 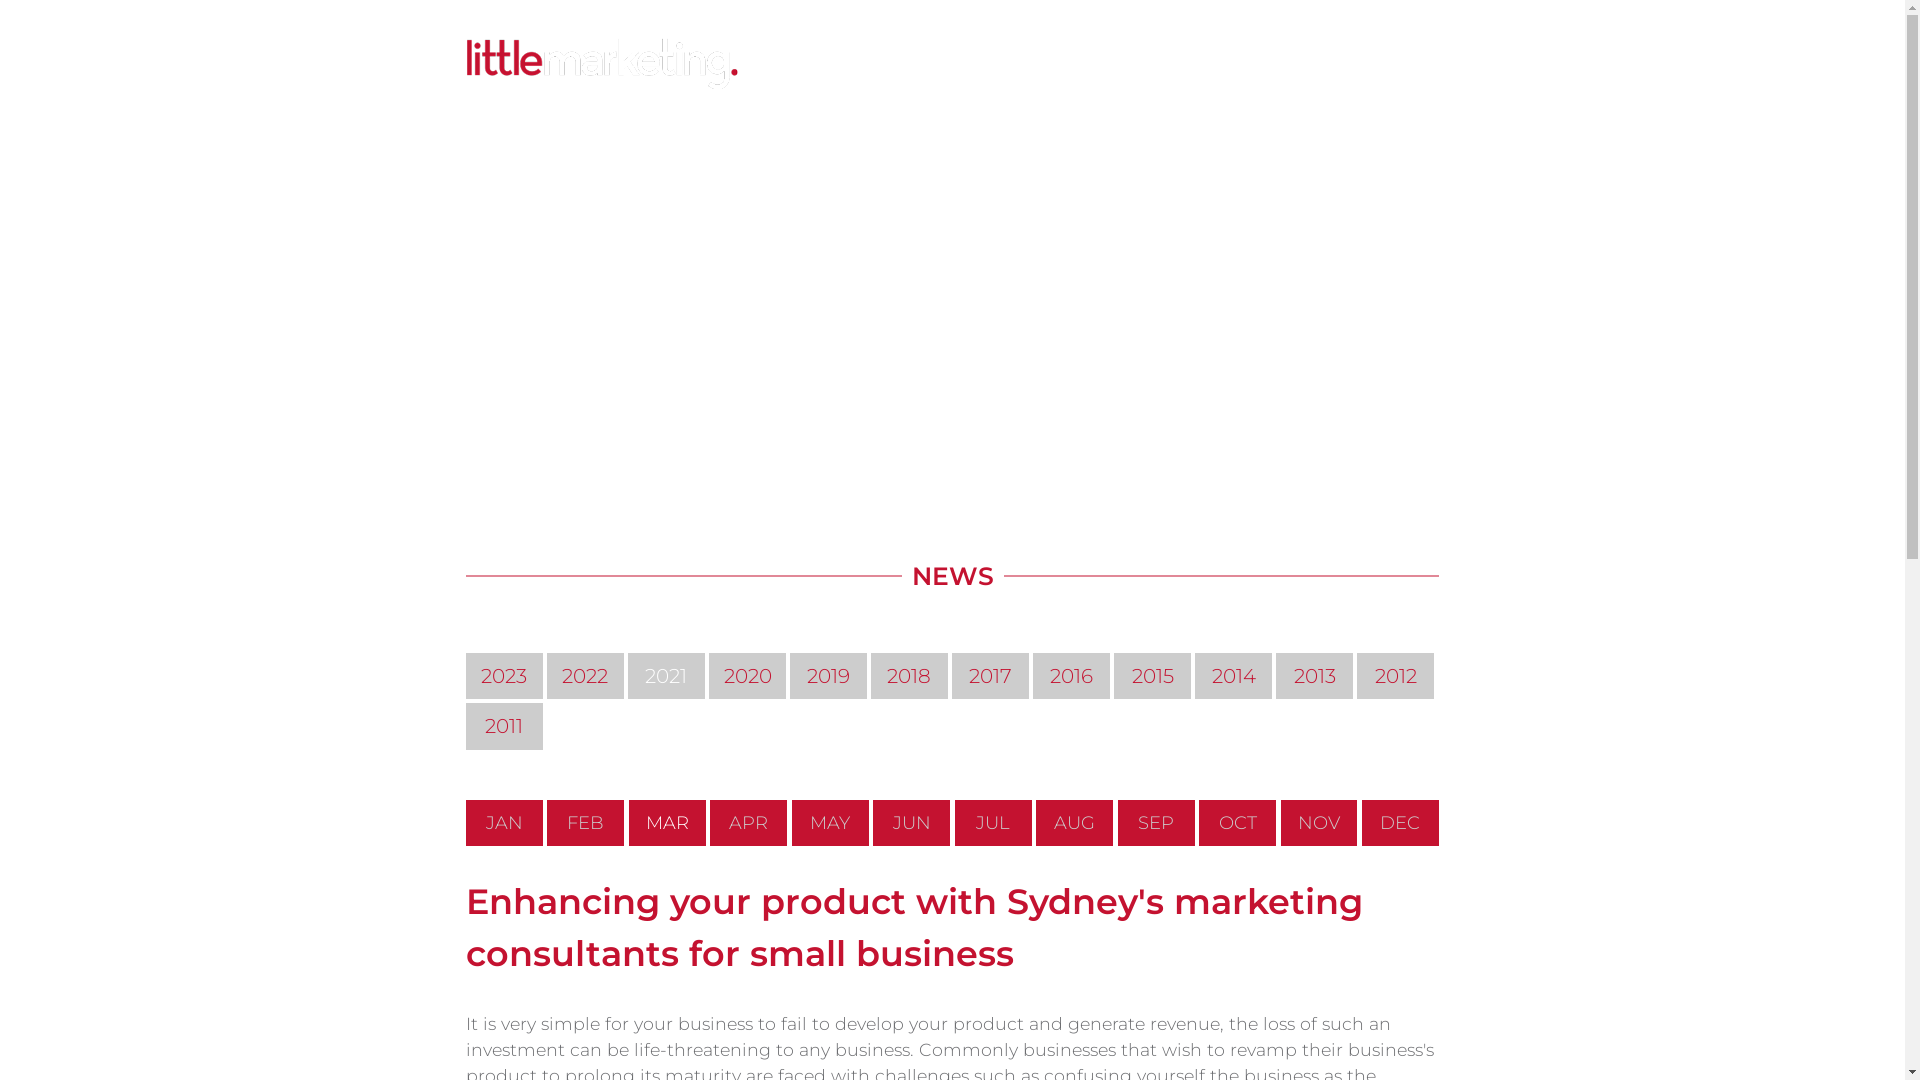 I want to click on 'AUG', so click(x=1073, y=822).